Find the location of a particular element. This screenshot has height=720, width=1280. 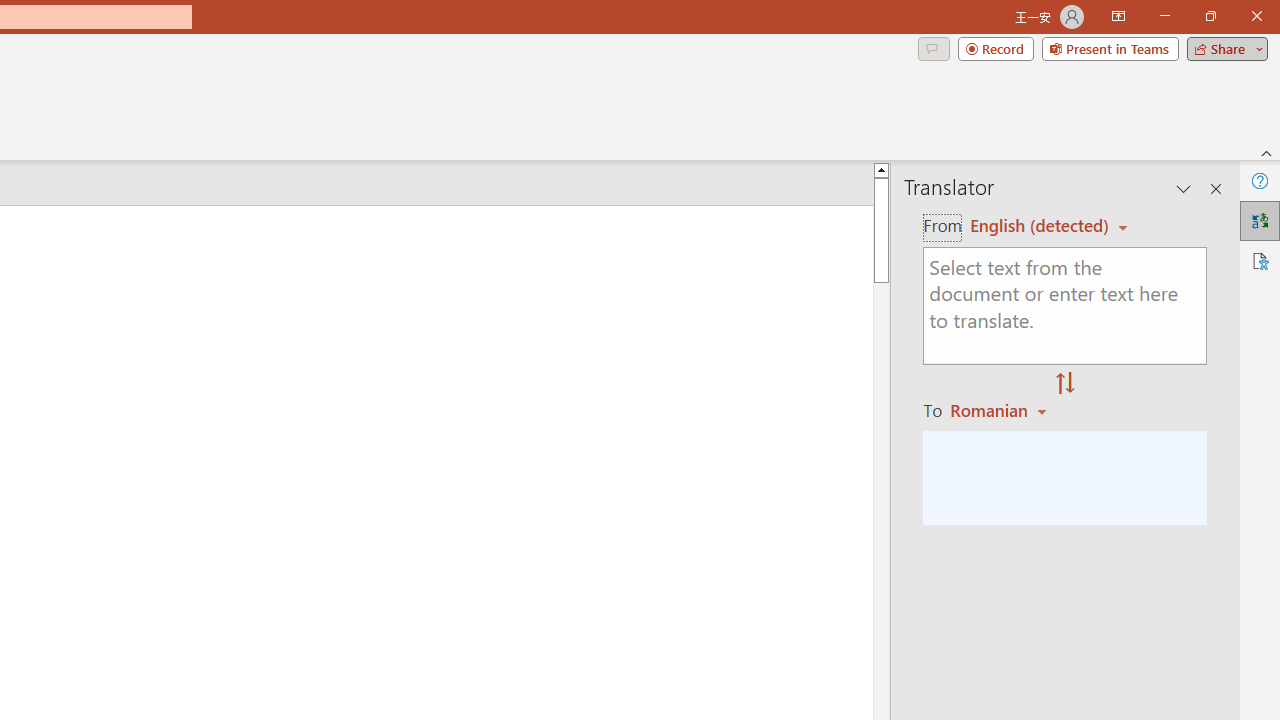

'Swap "from" and "to" languages.' is located at coordinates (1064, 384).